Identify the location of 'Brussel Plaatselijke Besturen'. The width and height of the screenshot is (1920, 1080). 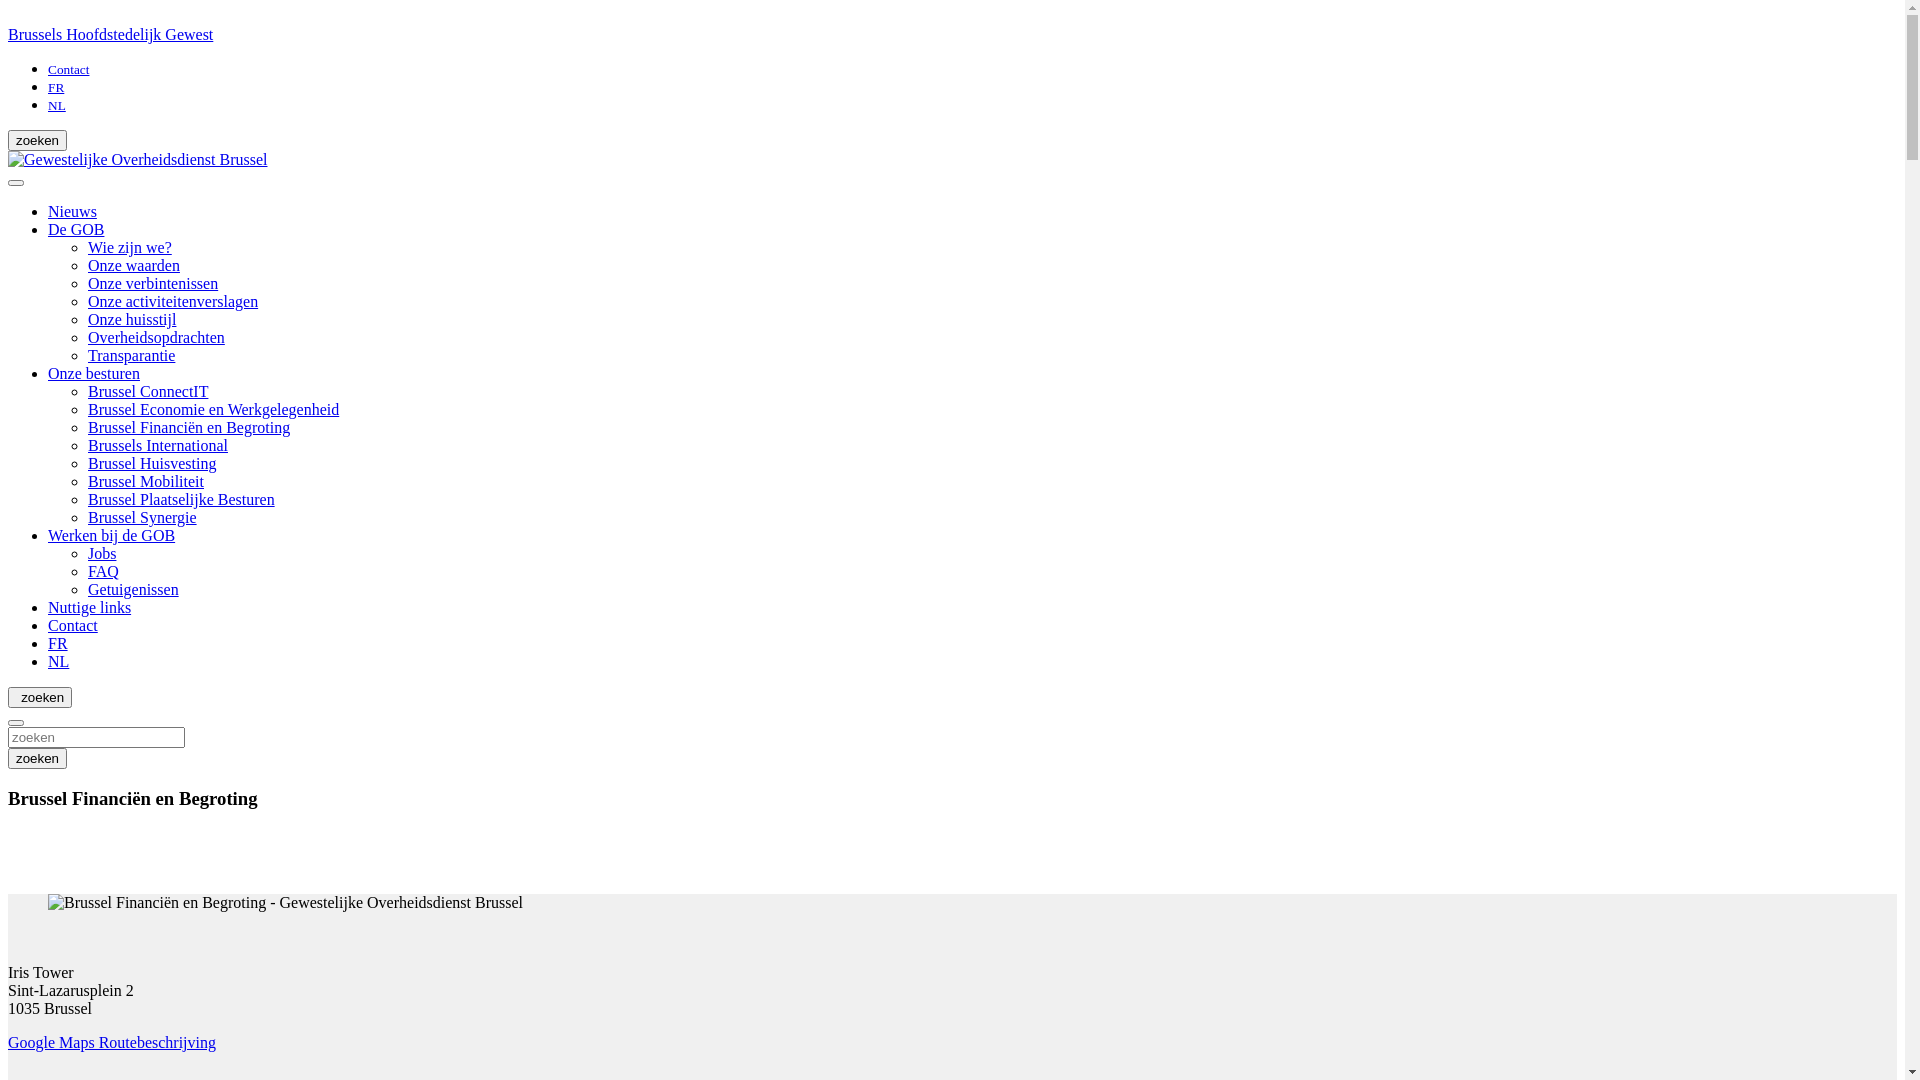
(181, 498).